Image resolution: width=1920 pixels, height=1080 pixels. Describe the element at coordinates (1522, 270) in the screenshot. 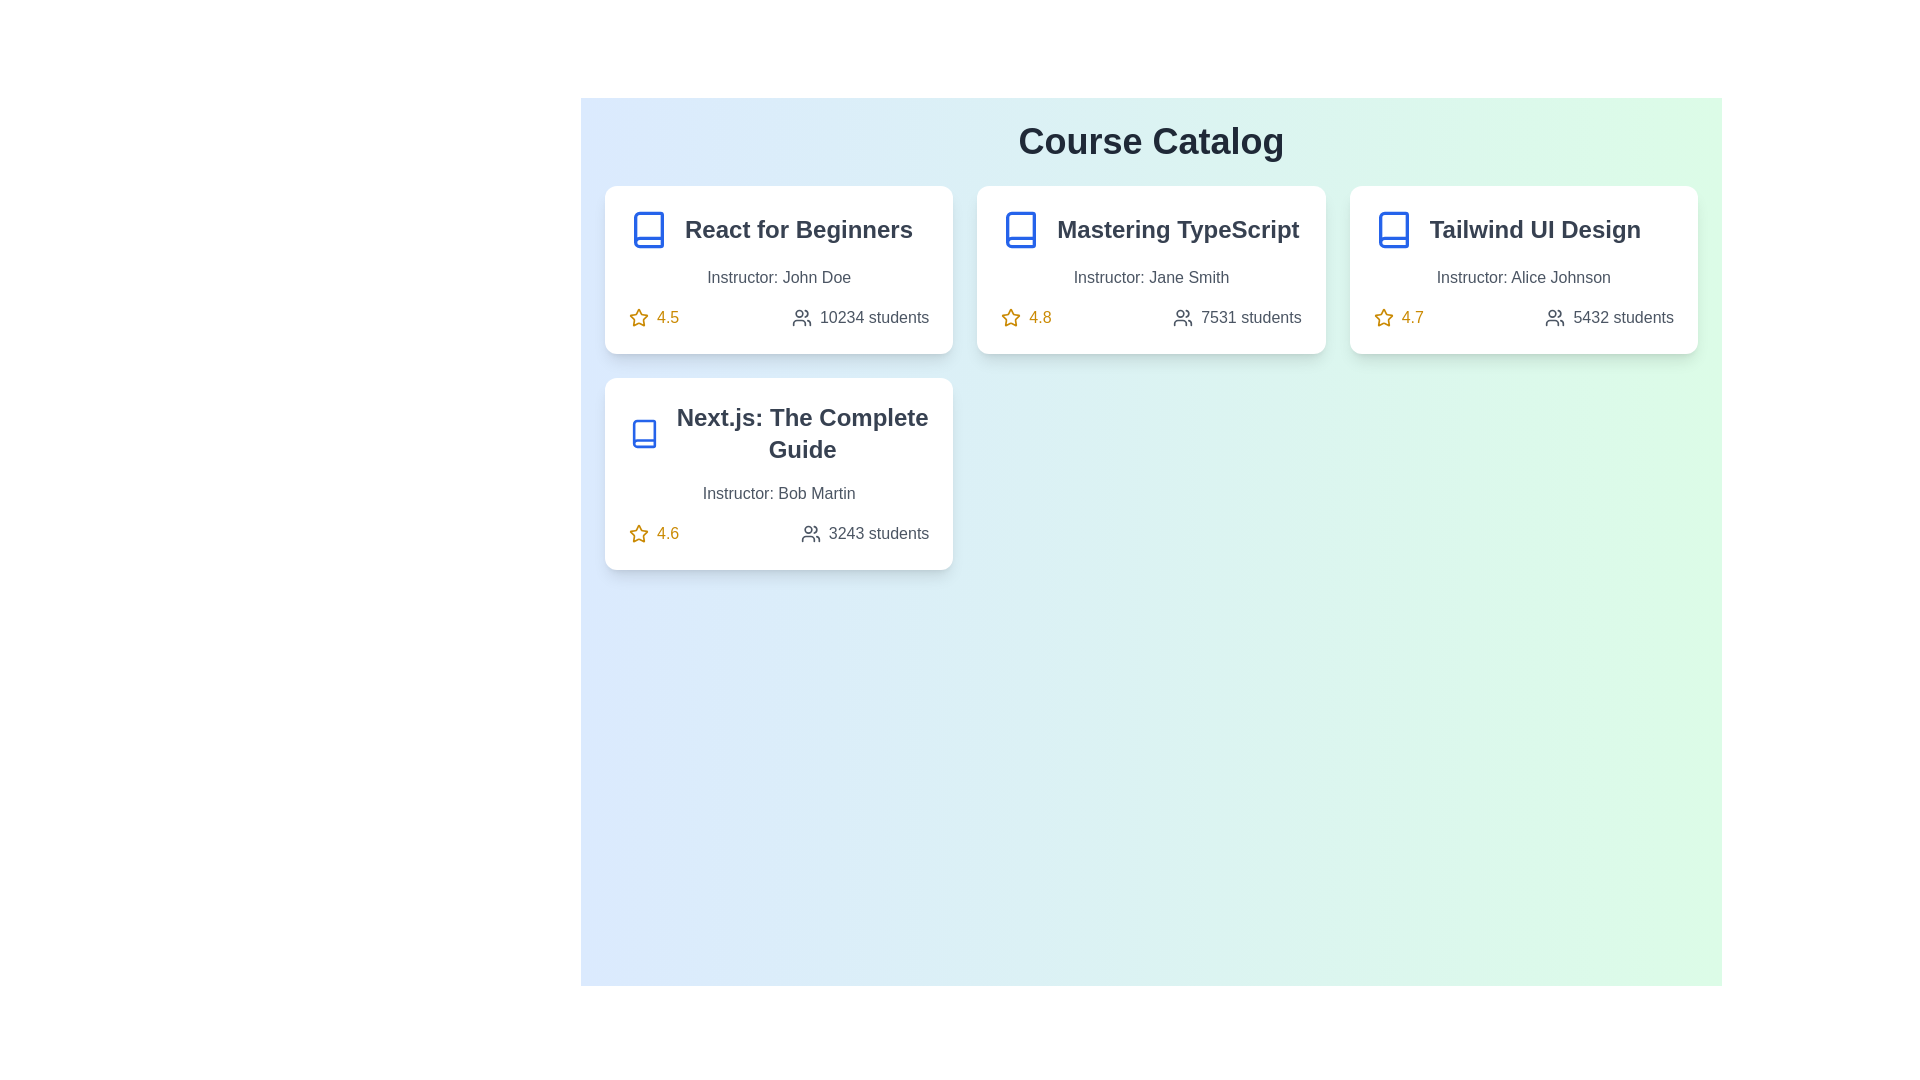

I see `the 'Tailwind UI Design' card component located at the top-right corner of the course catalog to compare it with other courses in the layout` at that location.